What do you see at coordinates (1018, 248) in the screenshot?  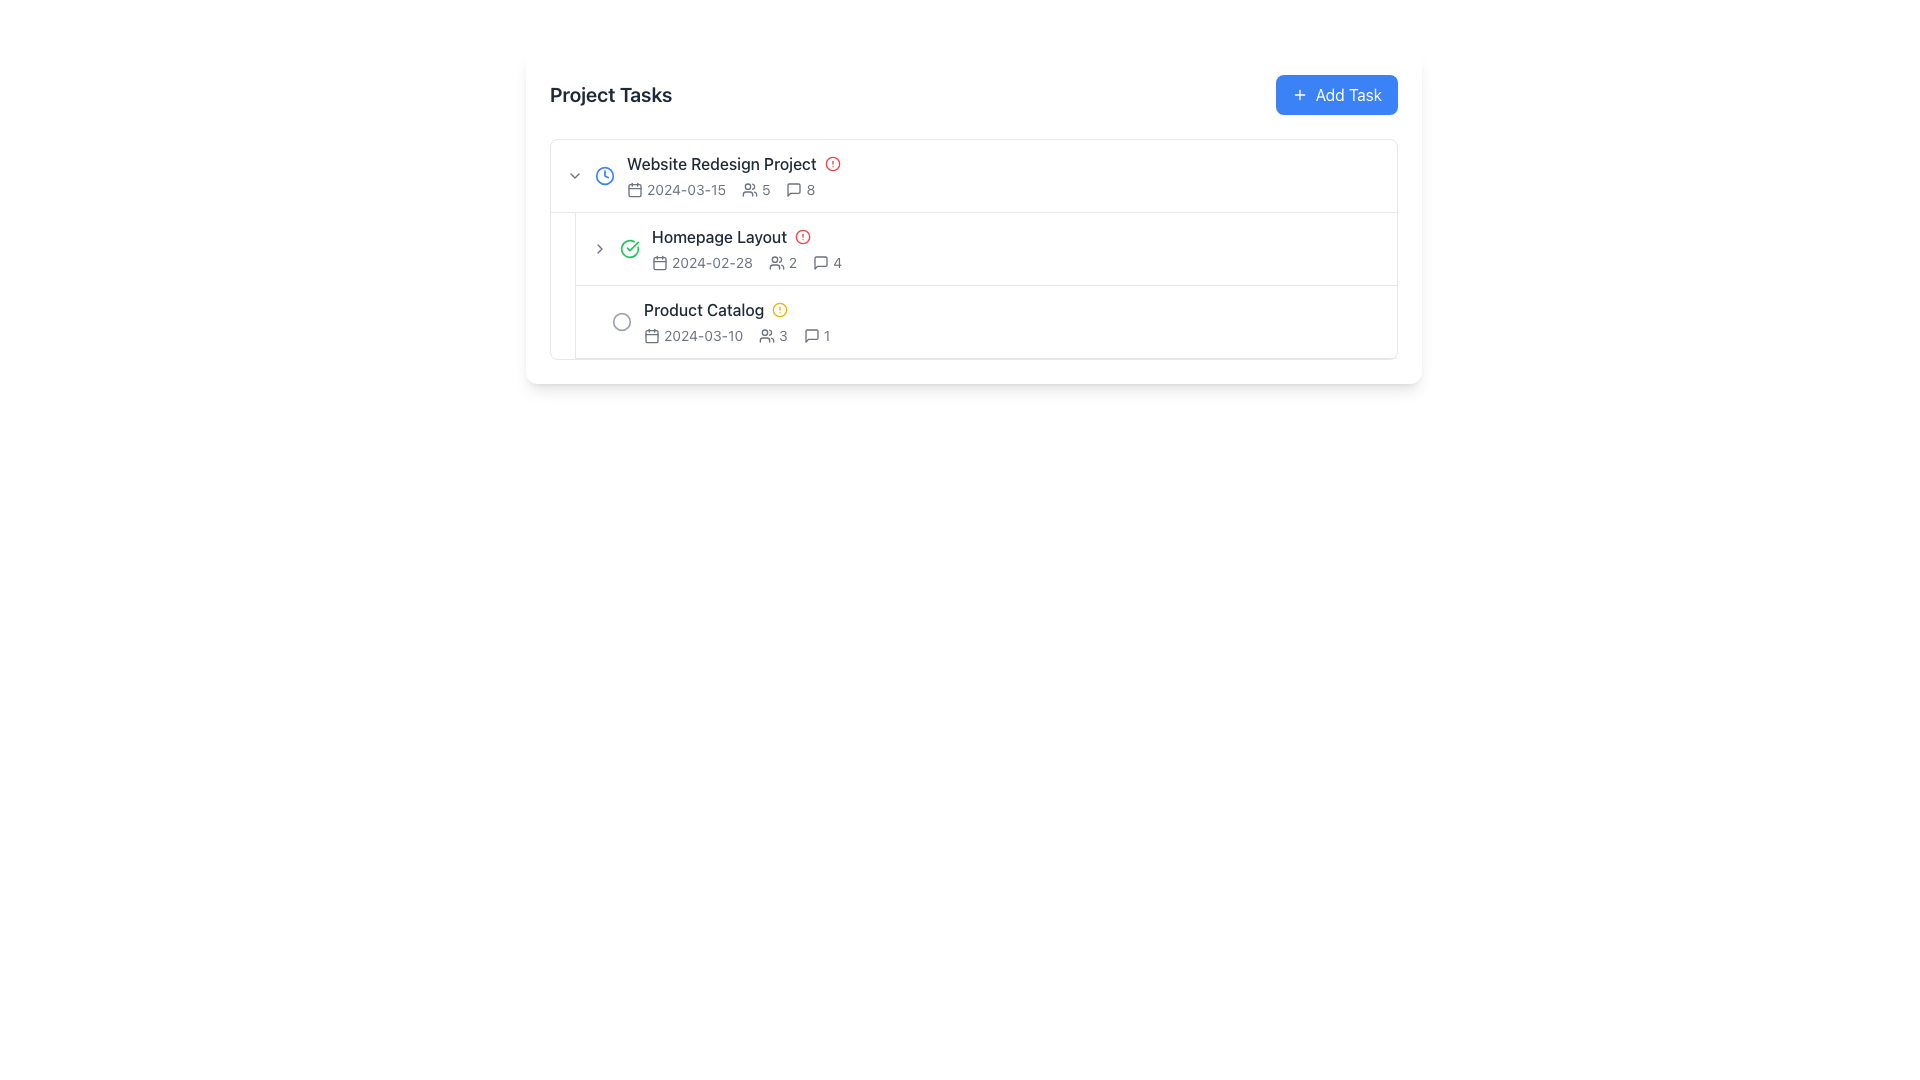 I see `the second task item labeled 'Homepage Layout' to focus or expand its details` at bounding box center [1018, 248].